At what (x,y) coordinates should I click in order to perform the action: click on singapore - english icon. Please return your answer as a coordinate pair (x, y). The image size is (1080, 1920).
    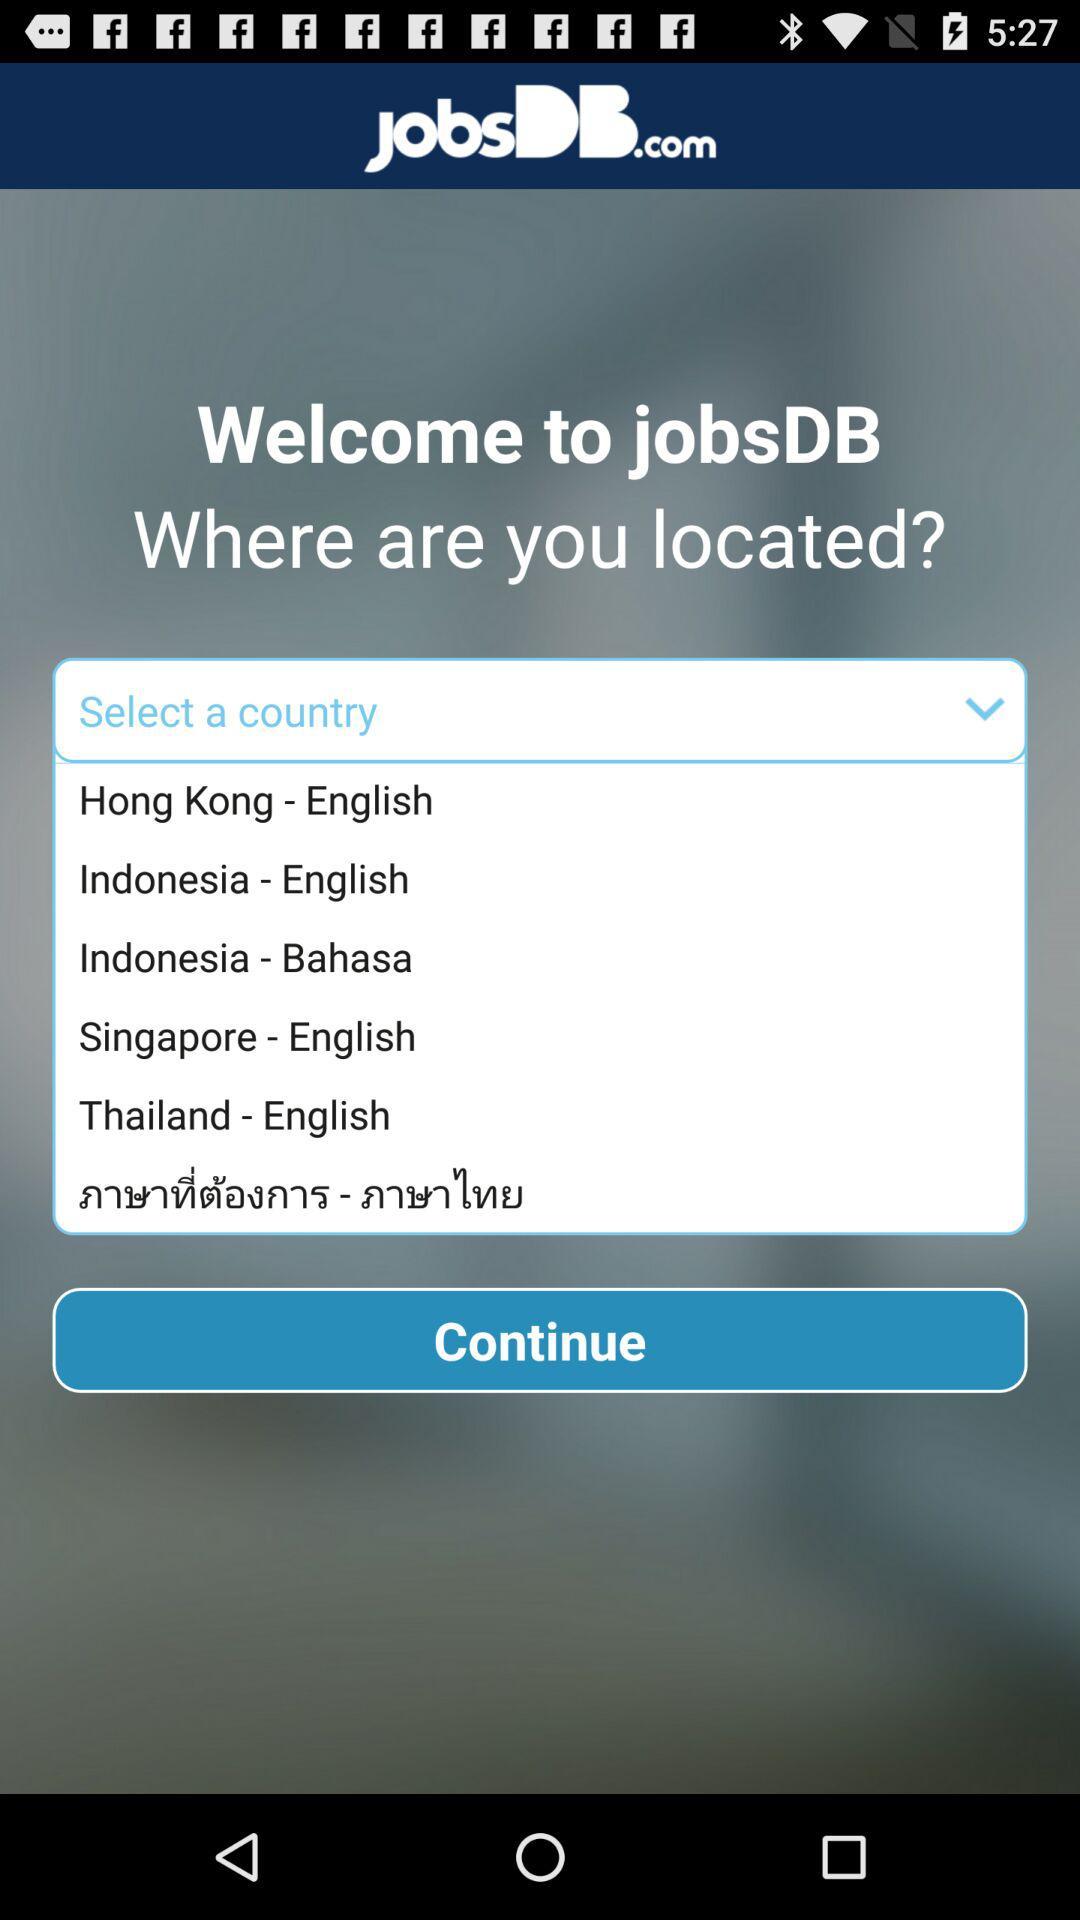
    Looking at the image, I should click on (545, 1035).